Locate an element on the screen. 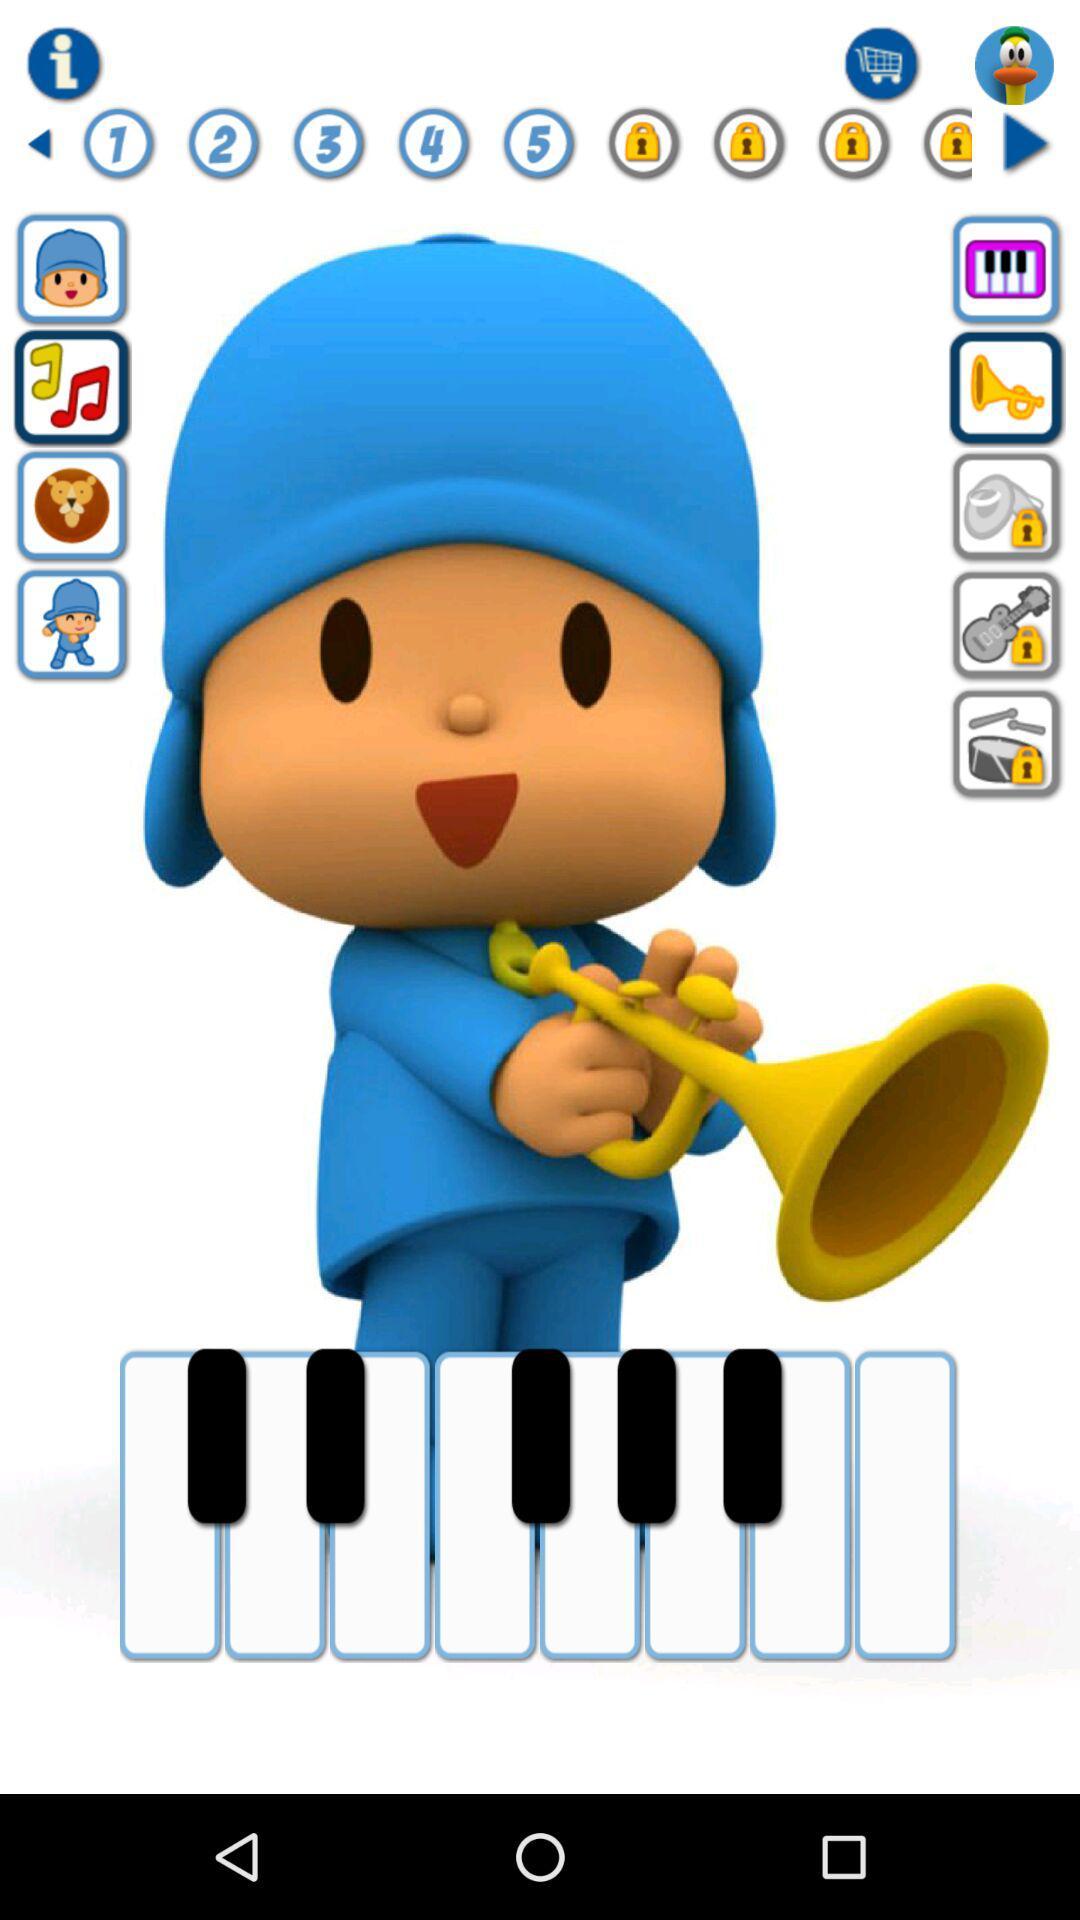  the info icon is located at coordinates (119, 153).